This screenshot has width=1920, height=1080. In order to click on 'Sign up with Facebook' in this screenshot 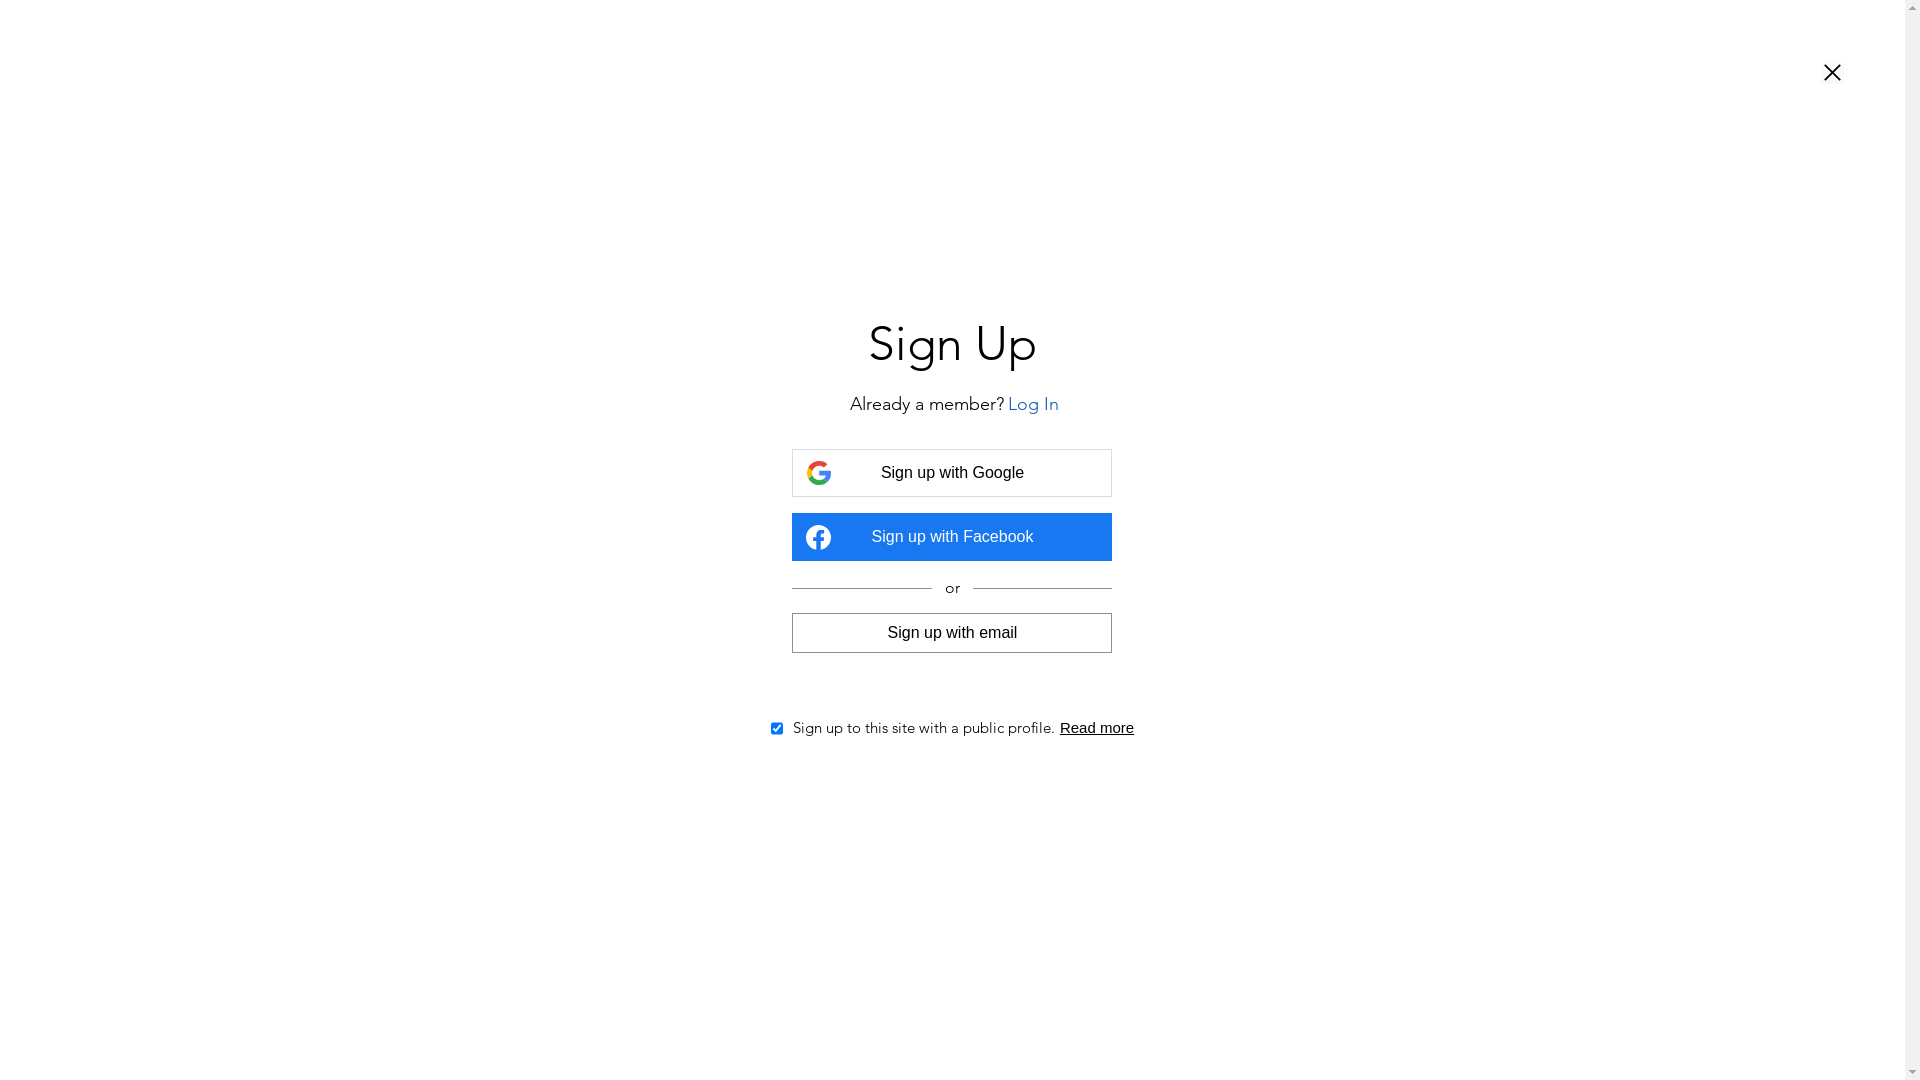, I will do `click(950, 535)`.